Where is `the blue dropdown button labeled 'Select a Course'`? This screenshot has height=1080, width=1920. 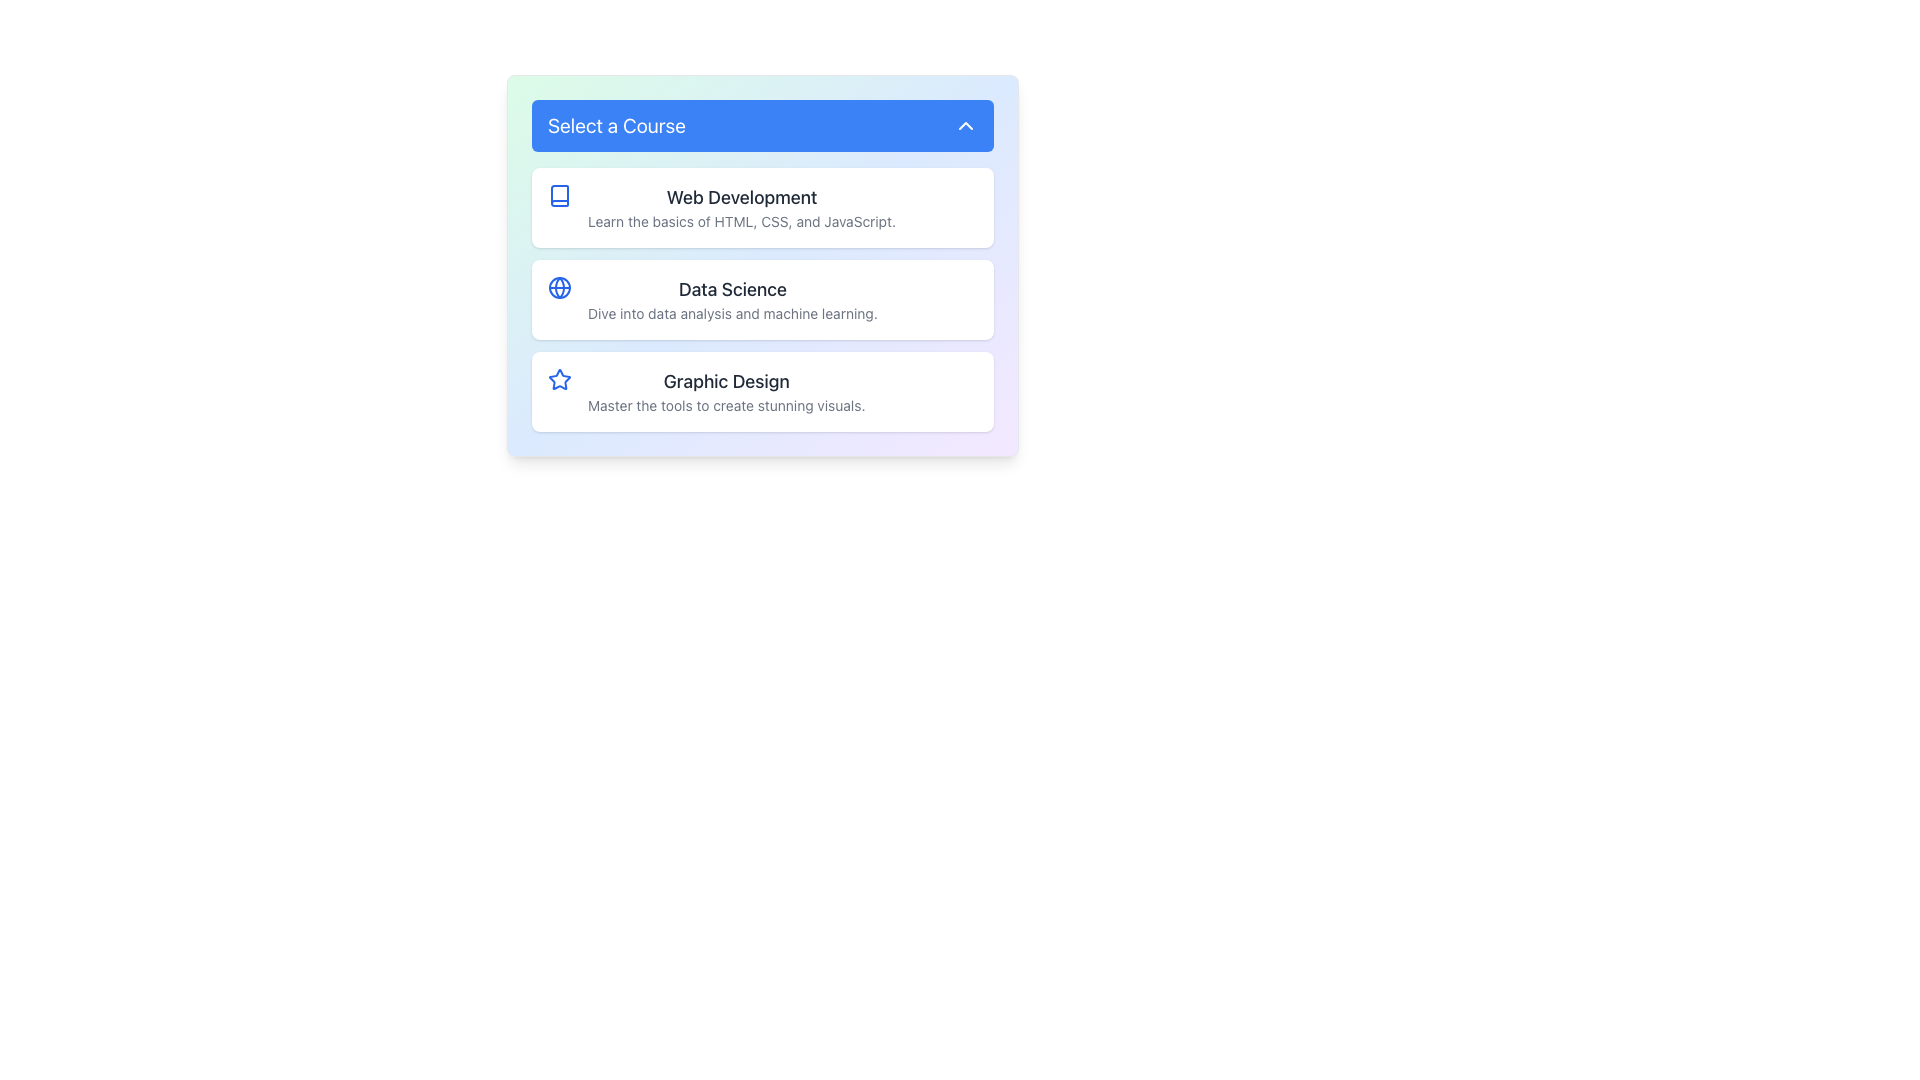 the blue dropdown button labeled 'Select a Course' is located at coordinates (762, 126).